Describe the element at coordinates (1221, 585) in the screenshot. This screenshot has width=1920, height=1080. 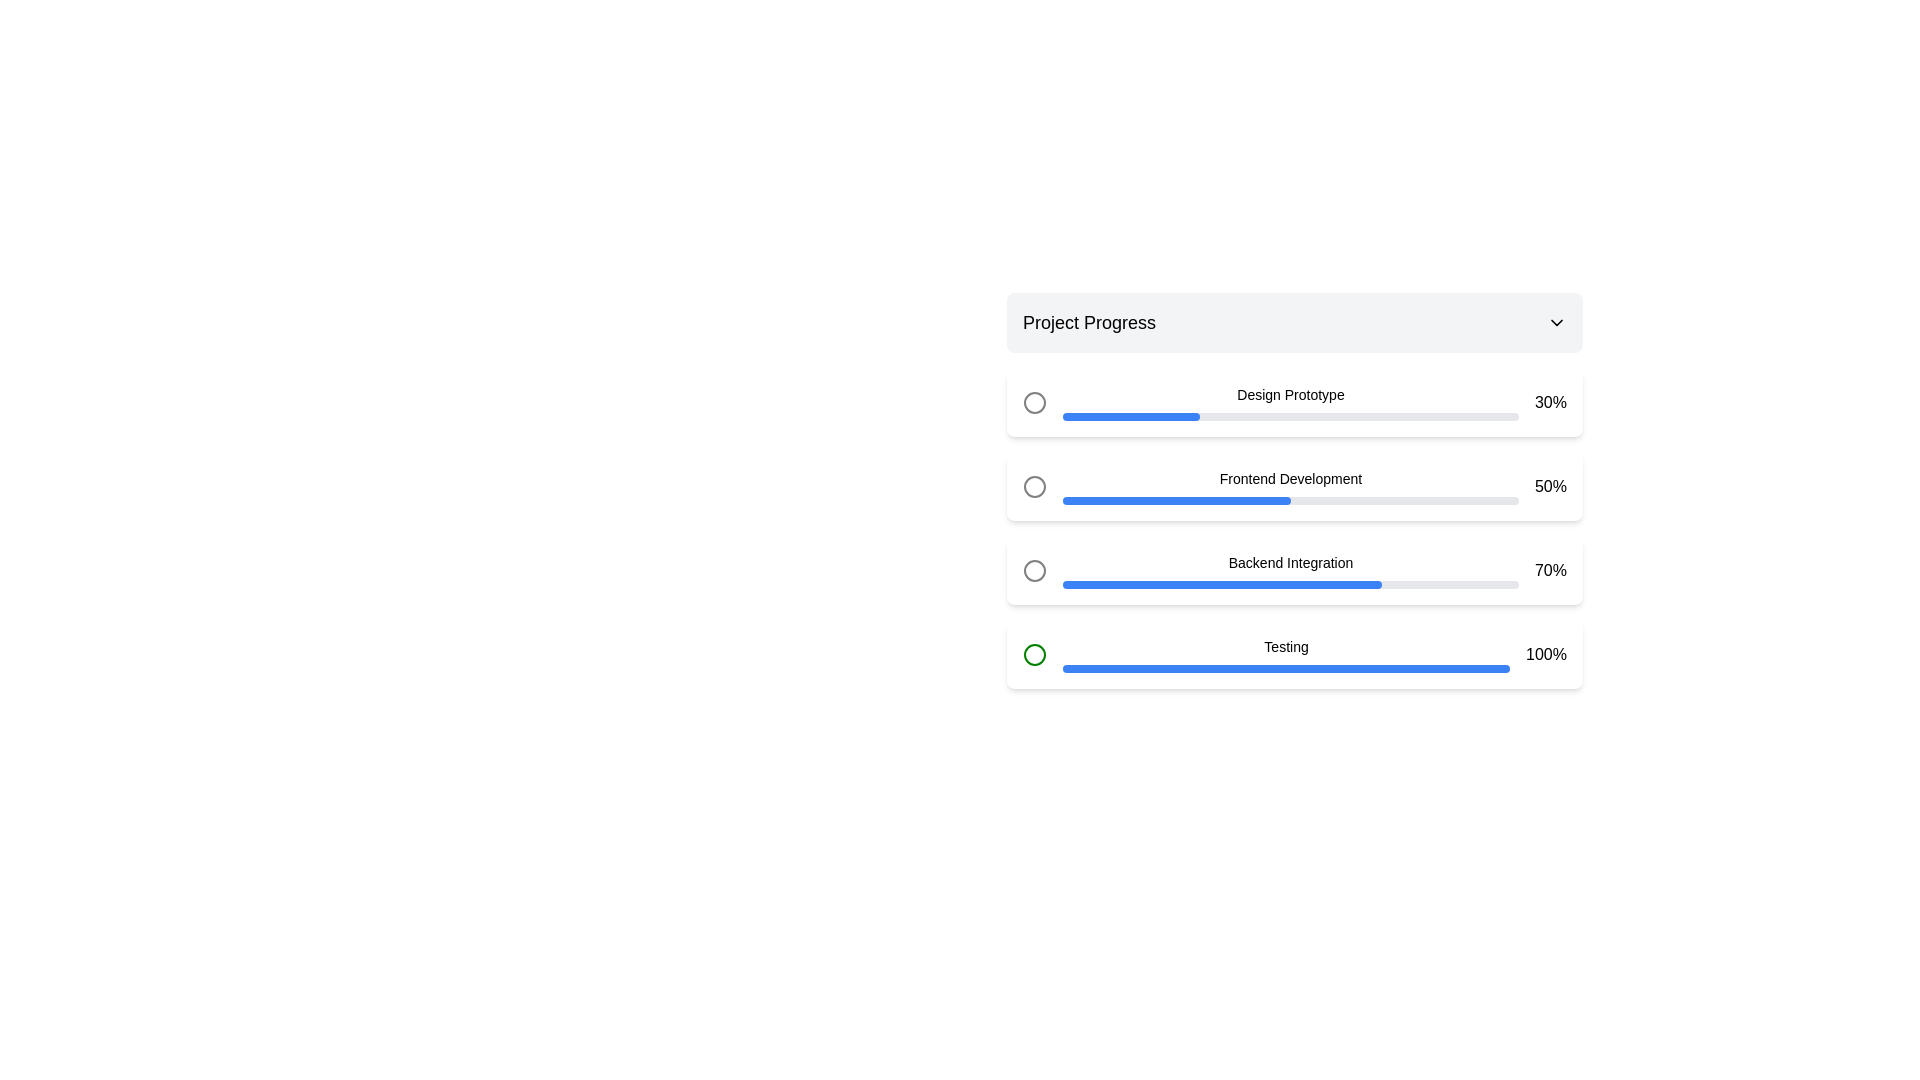
I see `progress value of the blue progress bar, which is located within the third progress bar labeled 'Backend Integration', positioned below the visible text label 'Backend Integration' and above 'Testing'` at that location.